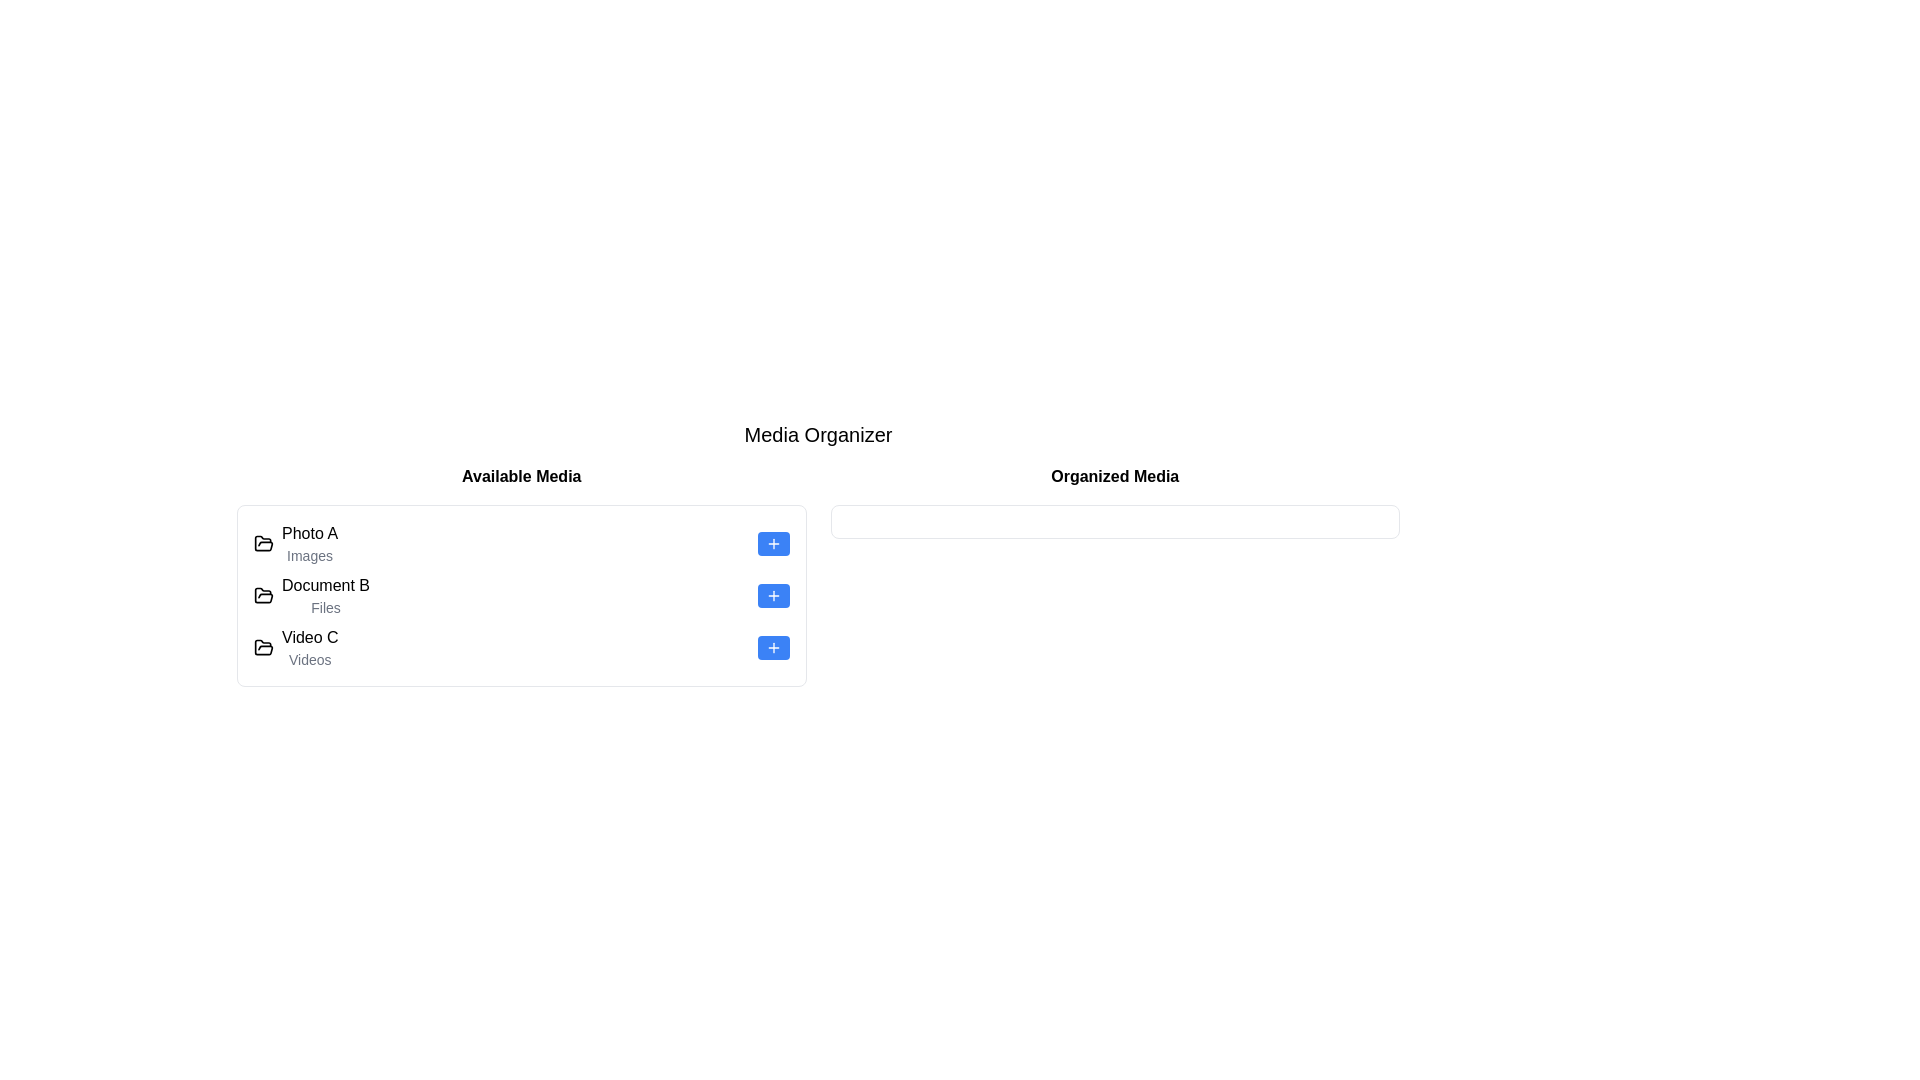 This screenshot has width=1920, height=1080. Describe the element at coordinates (295, 648) in the screenshot. I see `the 'Video C' folder item located in the 'Available Media' section` at that location.